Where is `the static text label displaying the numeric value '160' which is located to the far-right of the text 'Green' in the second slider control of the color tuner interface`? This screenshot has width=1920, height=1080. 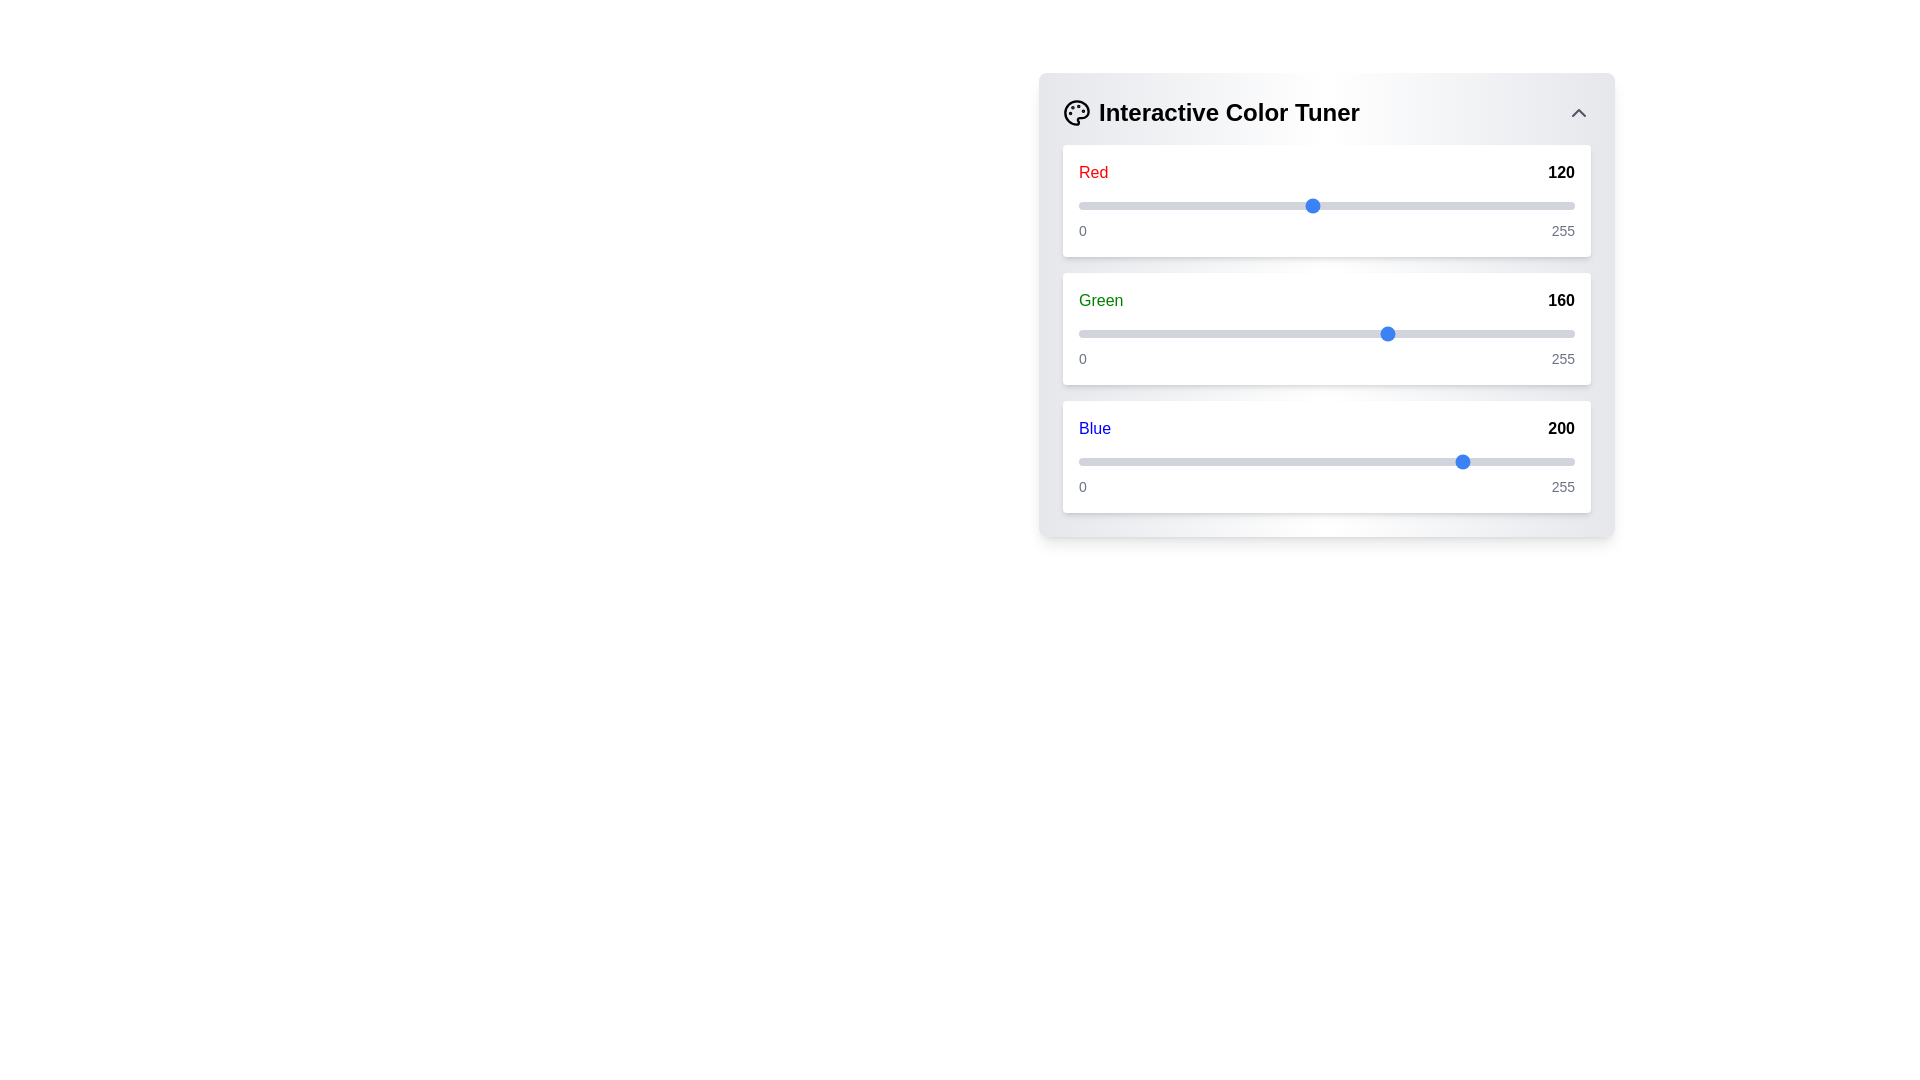 the static text label displaying the numeric value '160' which is located to the far-right of the text 'Green' in the second slider control of the color tuner interface is located at coordinates (1560, 300).